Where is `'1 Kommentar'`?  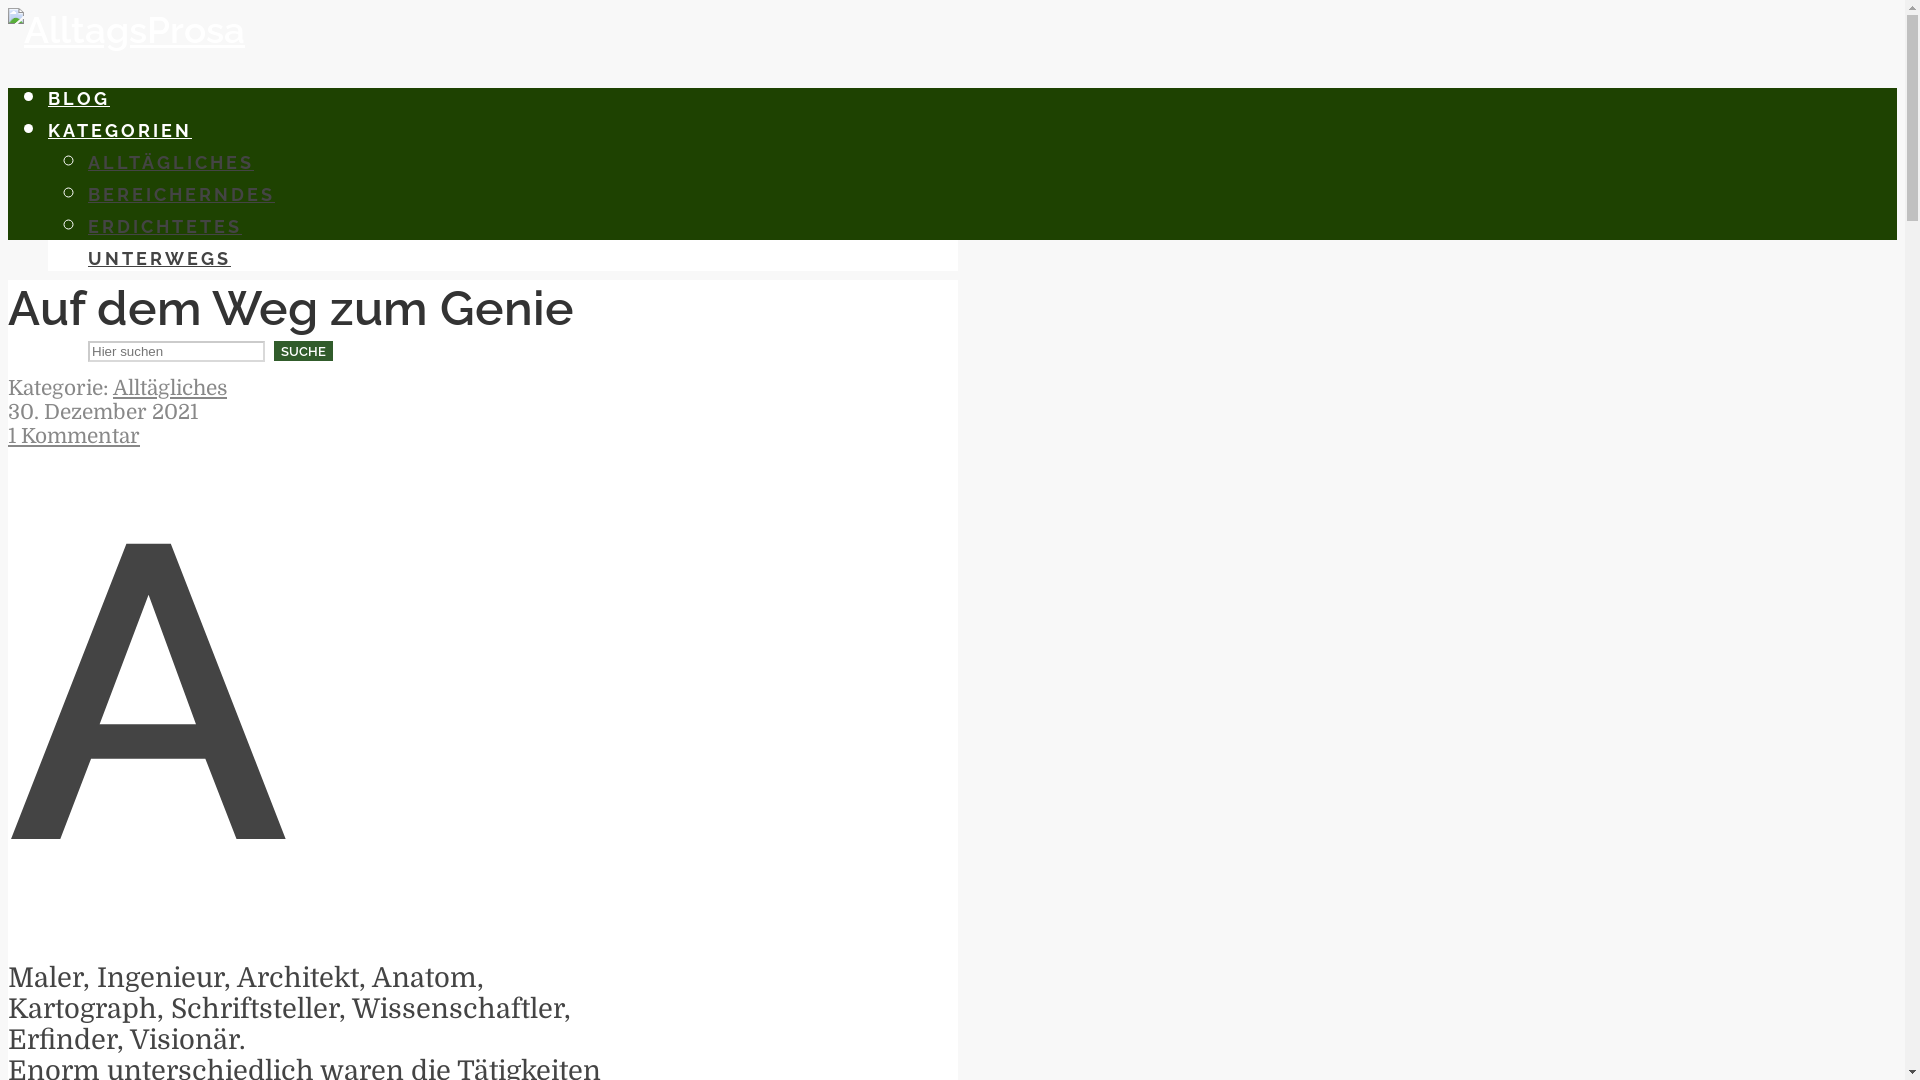
'1 Kommentar' is located at coordinates (73, 434).